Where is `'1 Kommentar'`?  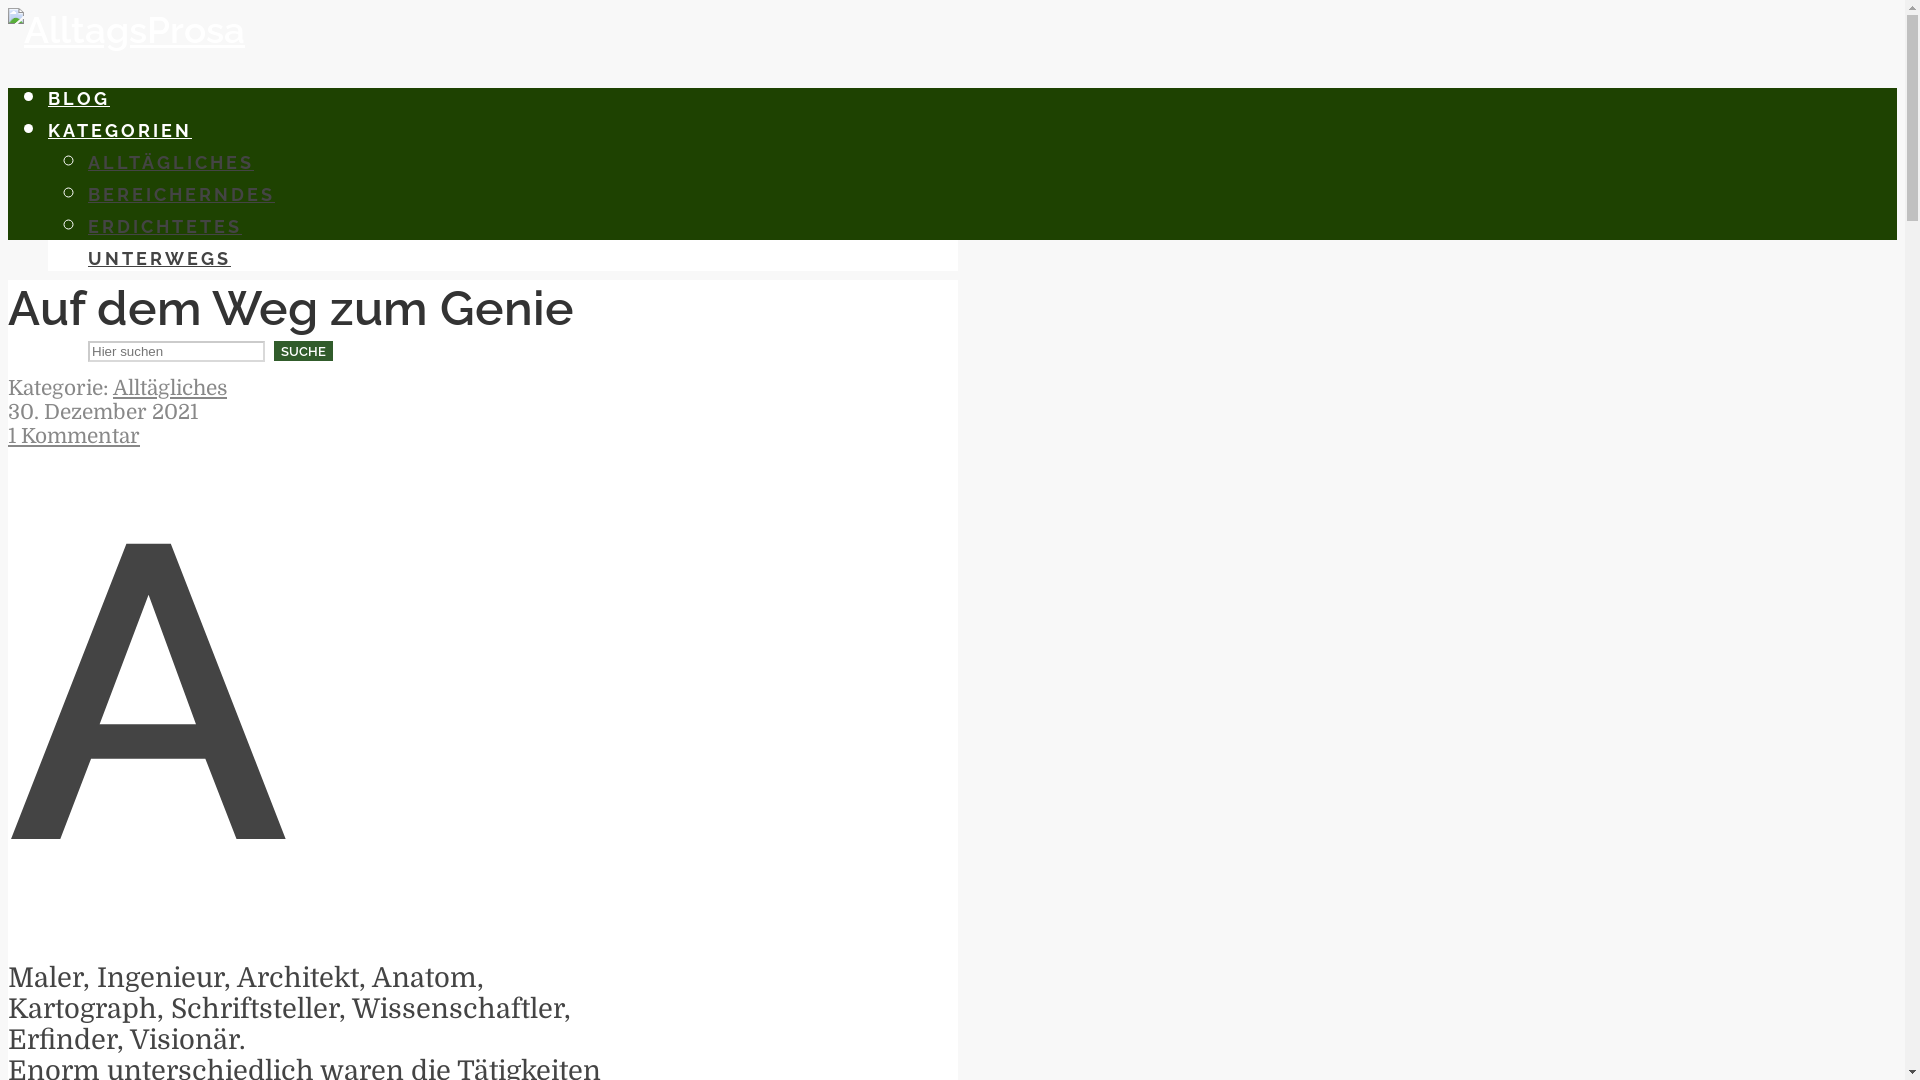
'1 Kommentar' is located at coordinates (73, 434).